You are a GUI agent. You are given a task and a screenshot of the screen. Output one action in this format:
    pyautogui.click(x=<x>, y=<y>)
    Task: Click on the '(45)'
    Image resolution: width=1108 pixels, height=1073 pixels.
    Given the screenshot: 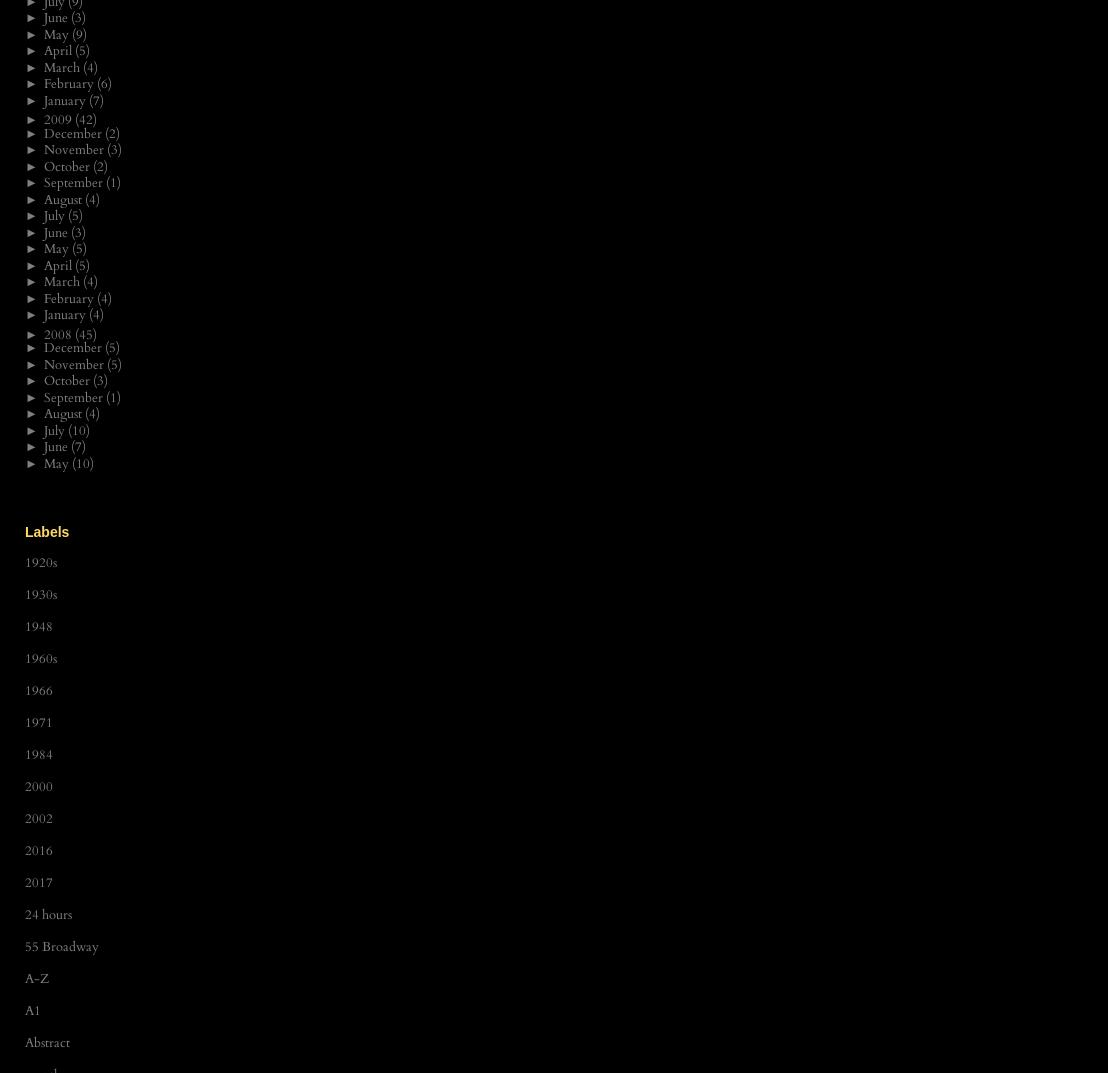 What is the action you would take?
    pyautogui.click(x=83, y=334)
    